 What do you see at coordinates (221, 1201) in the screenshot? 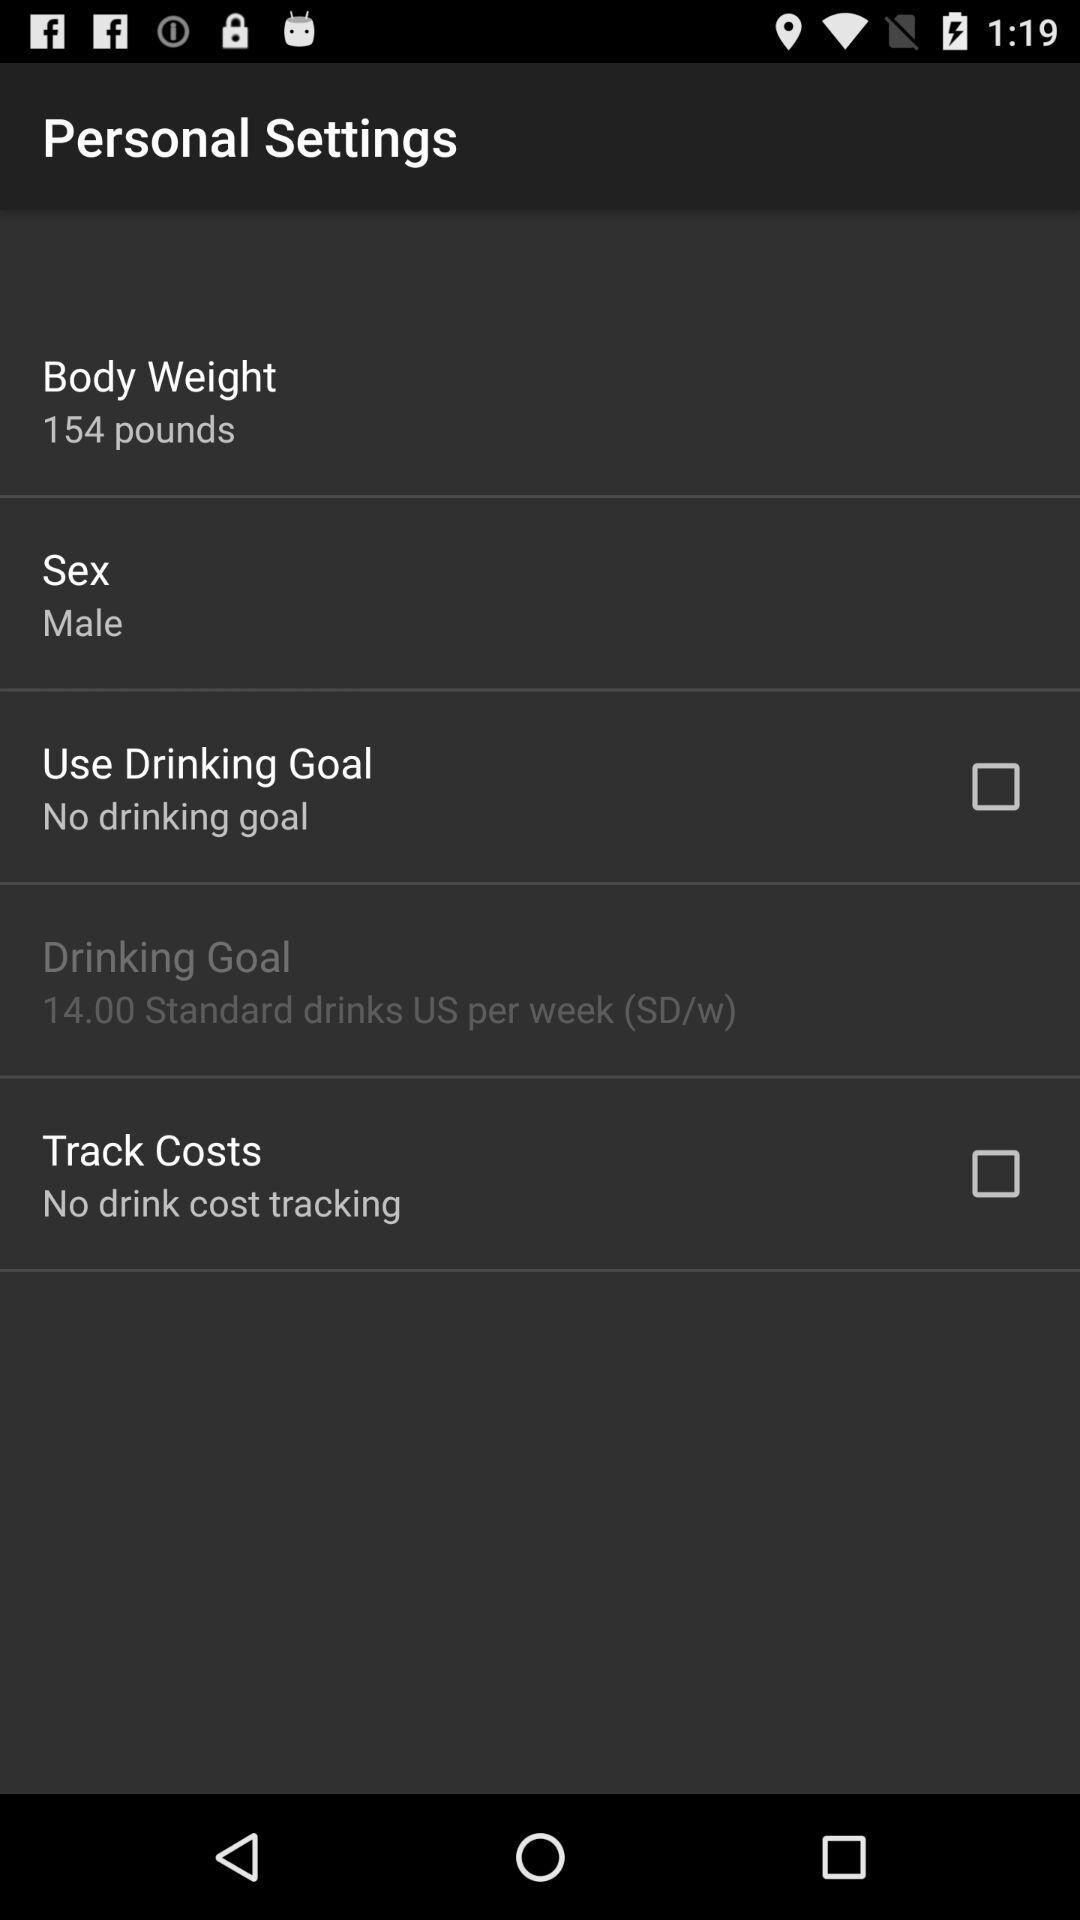
I see `the no drink cost` at bounding box center [221, 1201].